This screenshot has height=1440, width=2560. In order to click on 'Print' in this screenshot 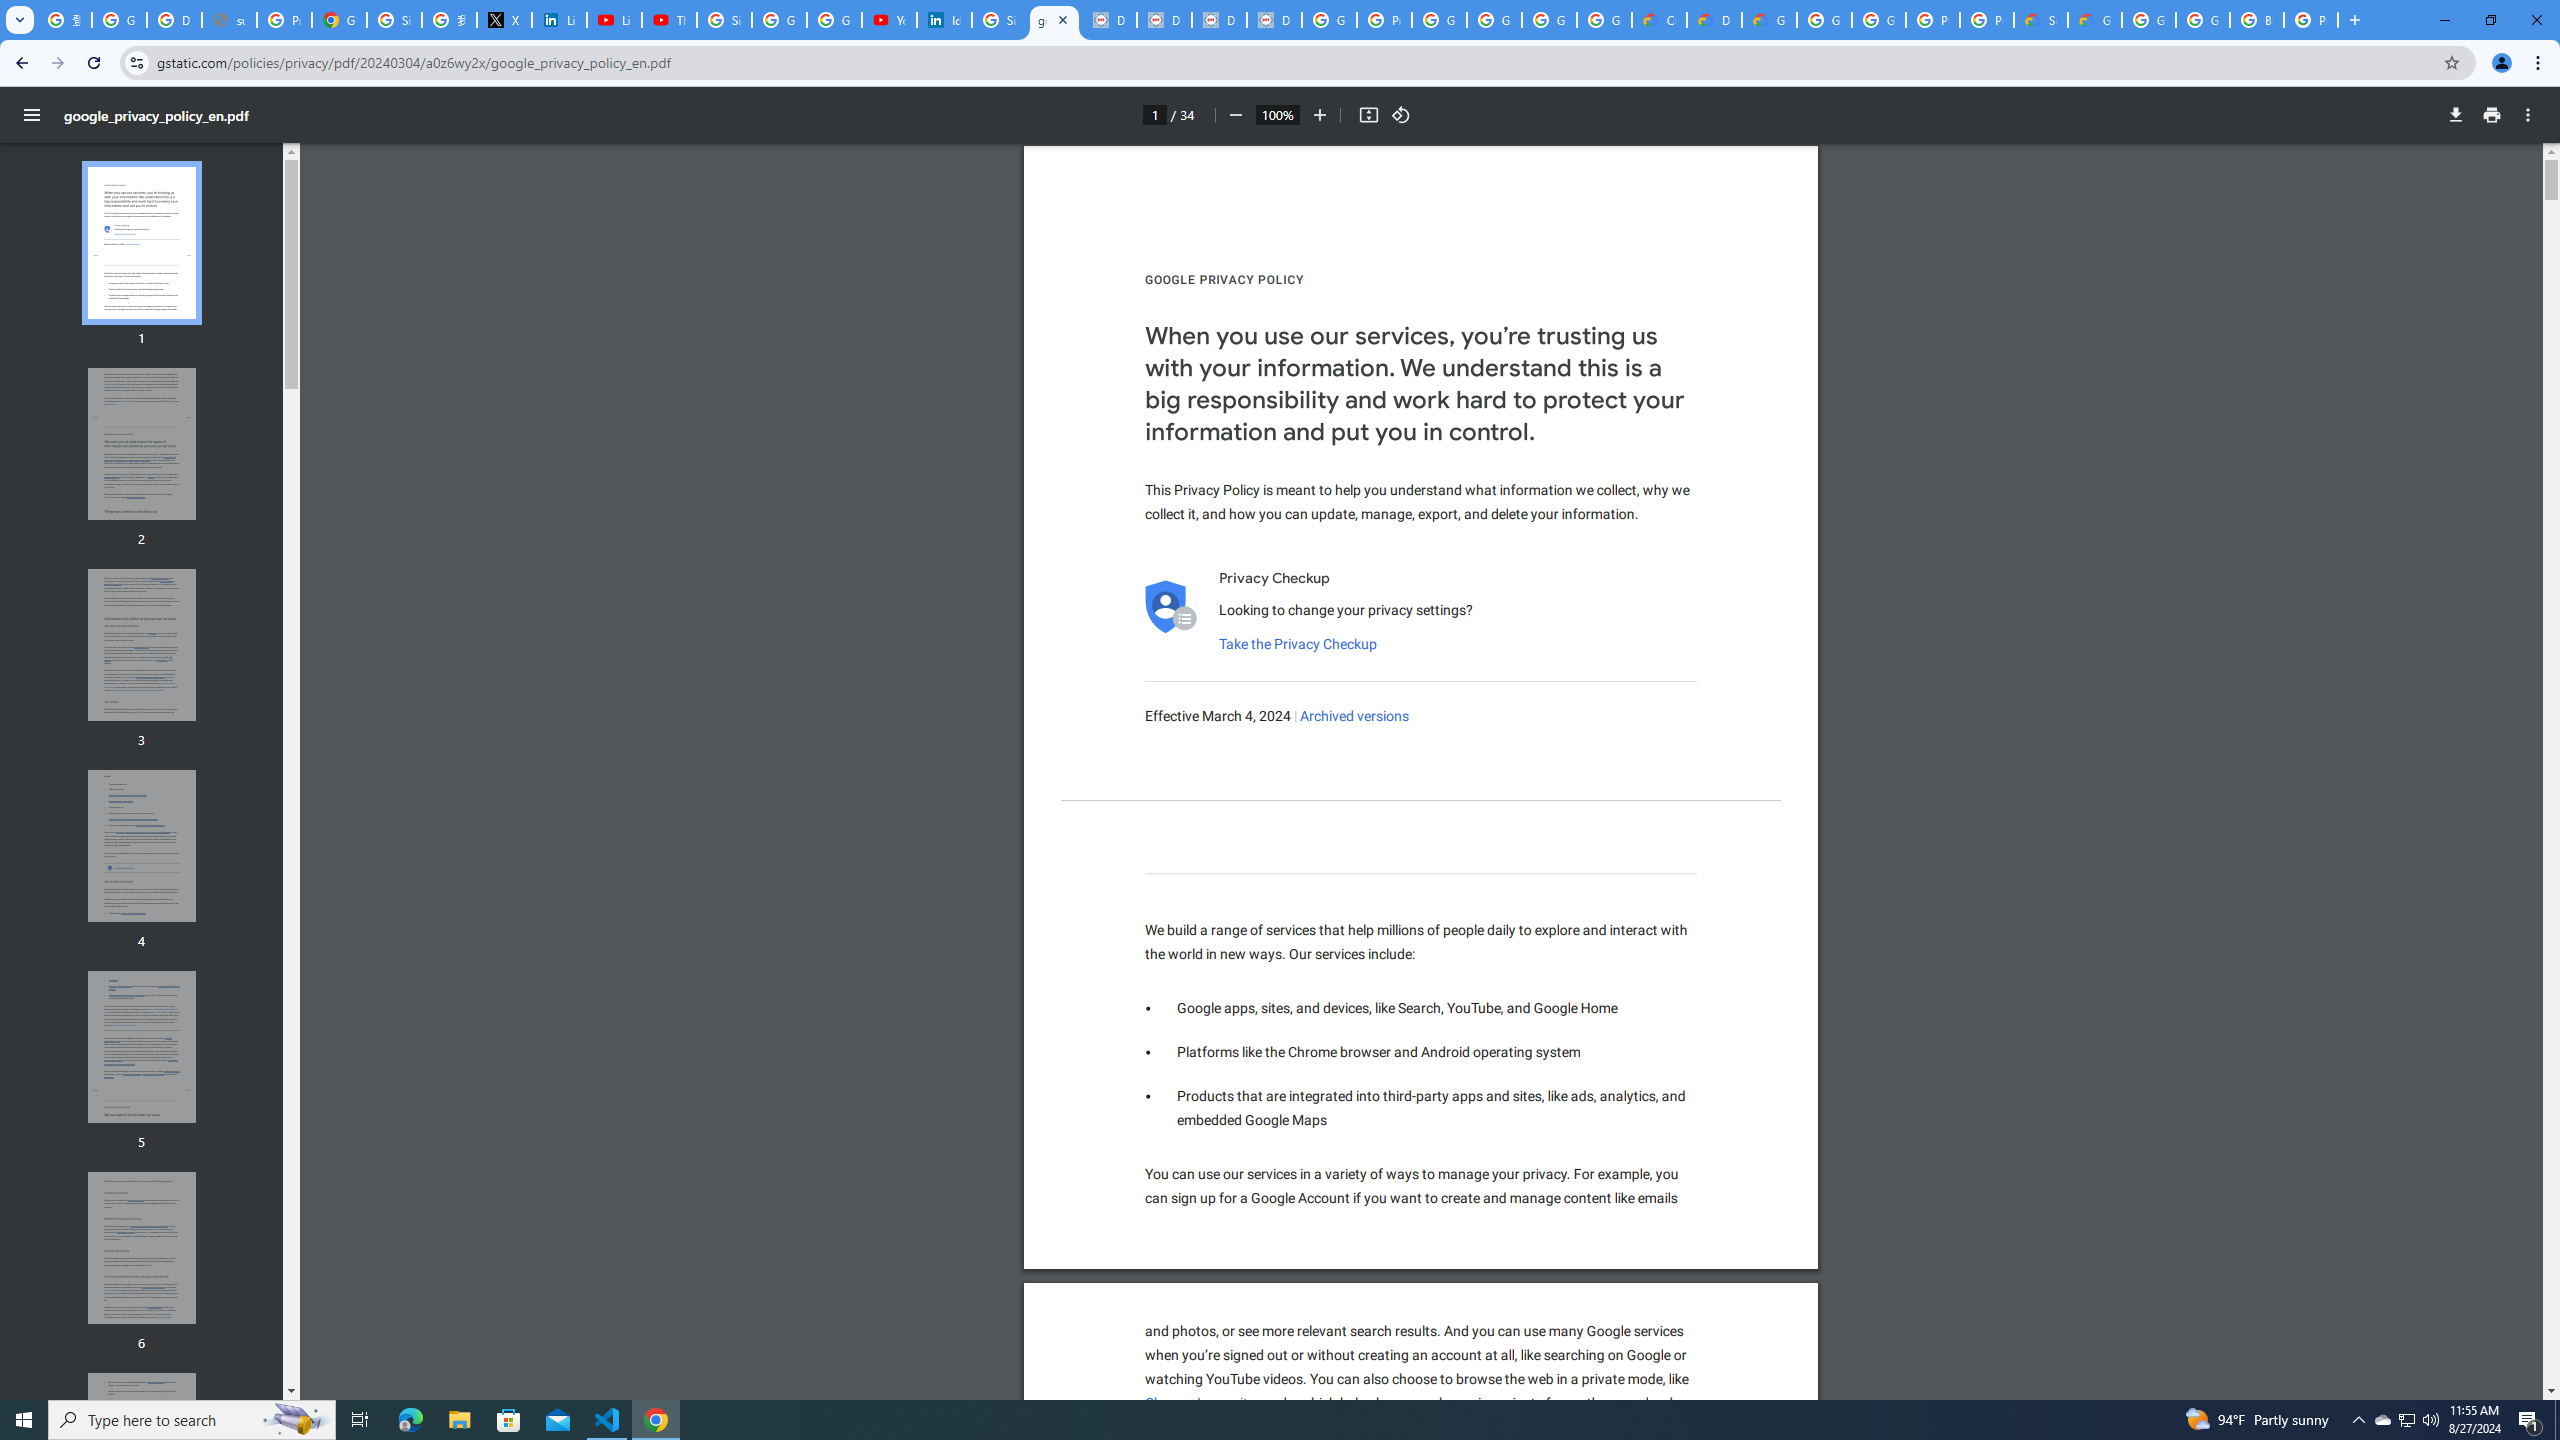, I will do `click(2491, 114)`.